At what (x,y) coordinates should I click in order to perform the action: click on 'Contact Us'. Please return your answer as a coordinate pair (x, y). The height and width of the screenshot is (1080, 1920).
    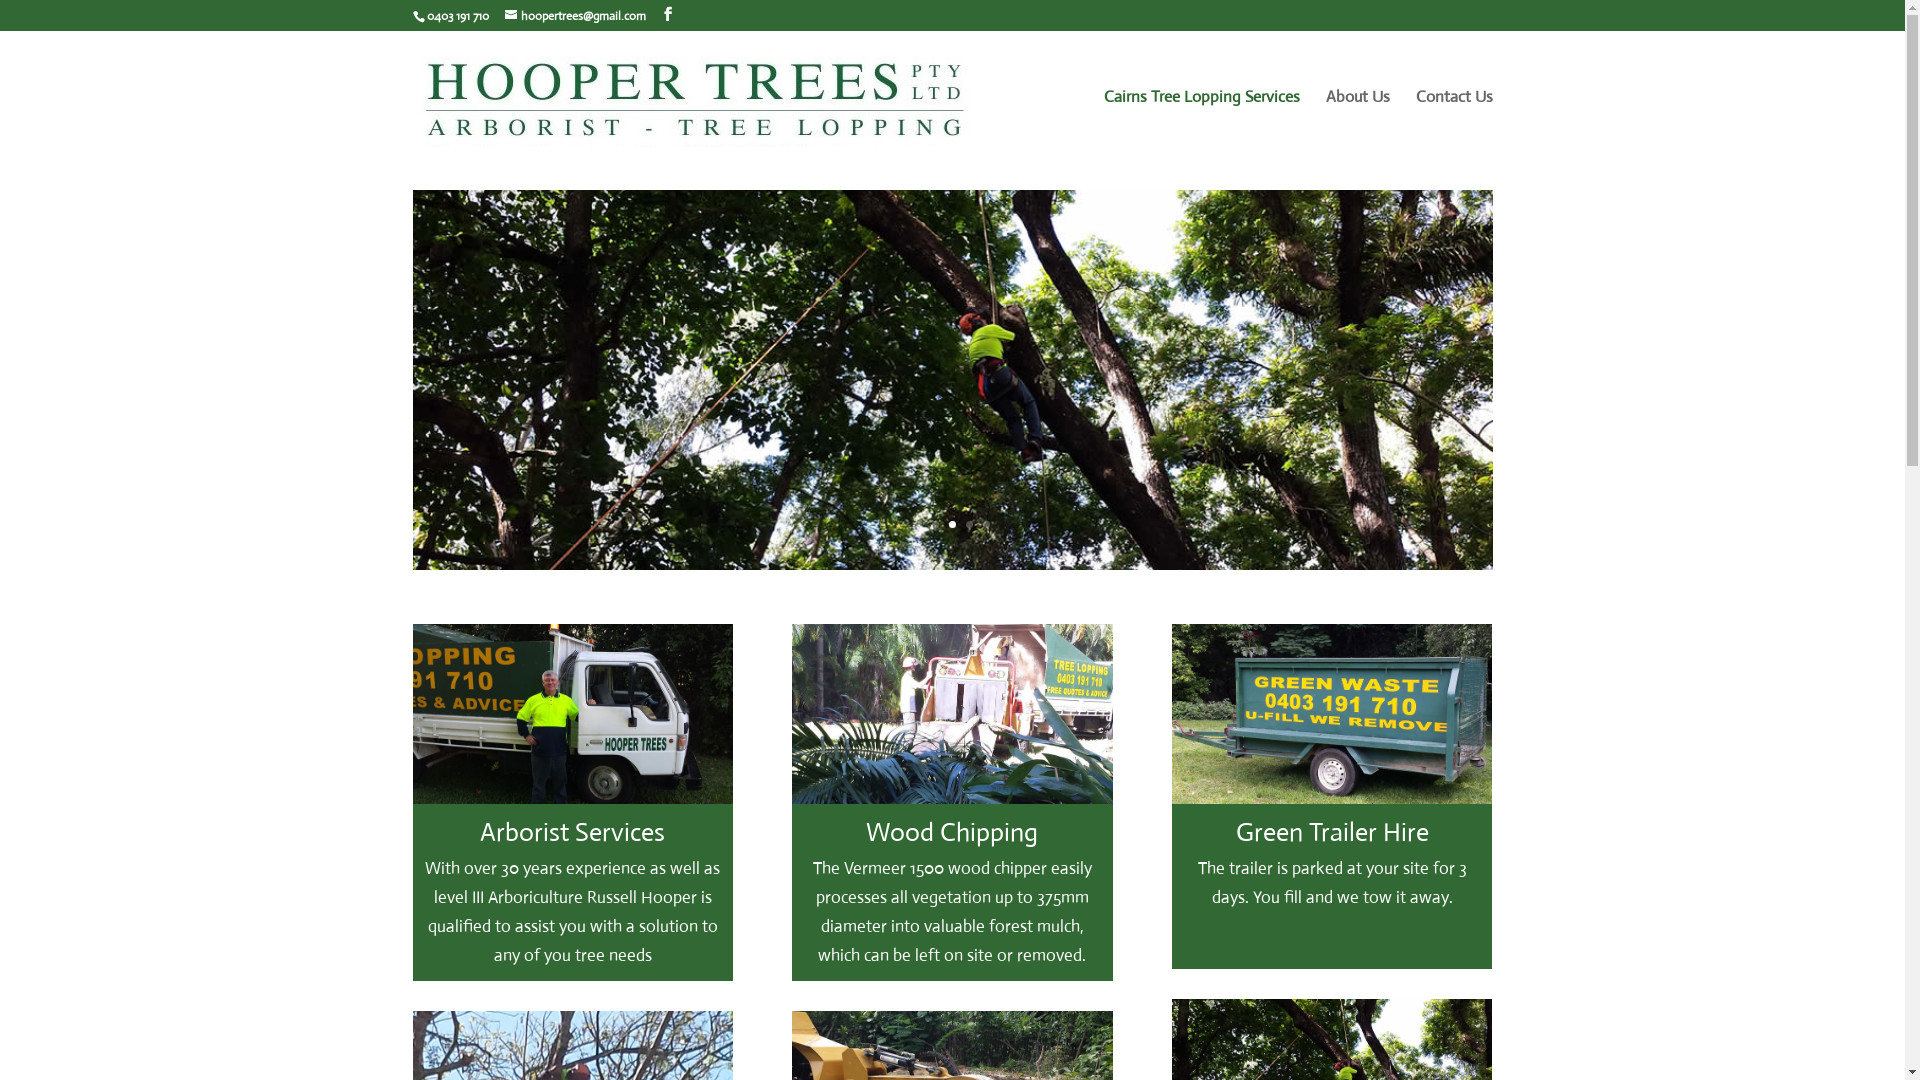
    Looking at the image, I should click on (1415, 126).